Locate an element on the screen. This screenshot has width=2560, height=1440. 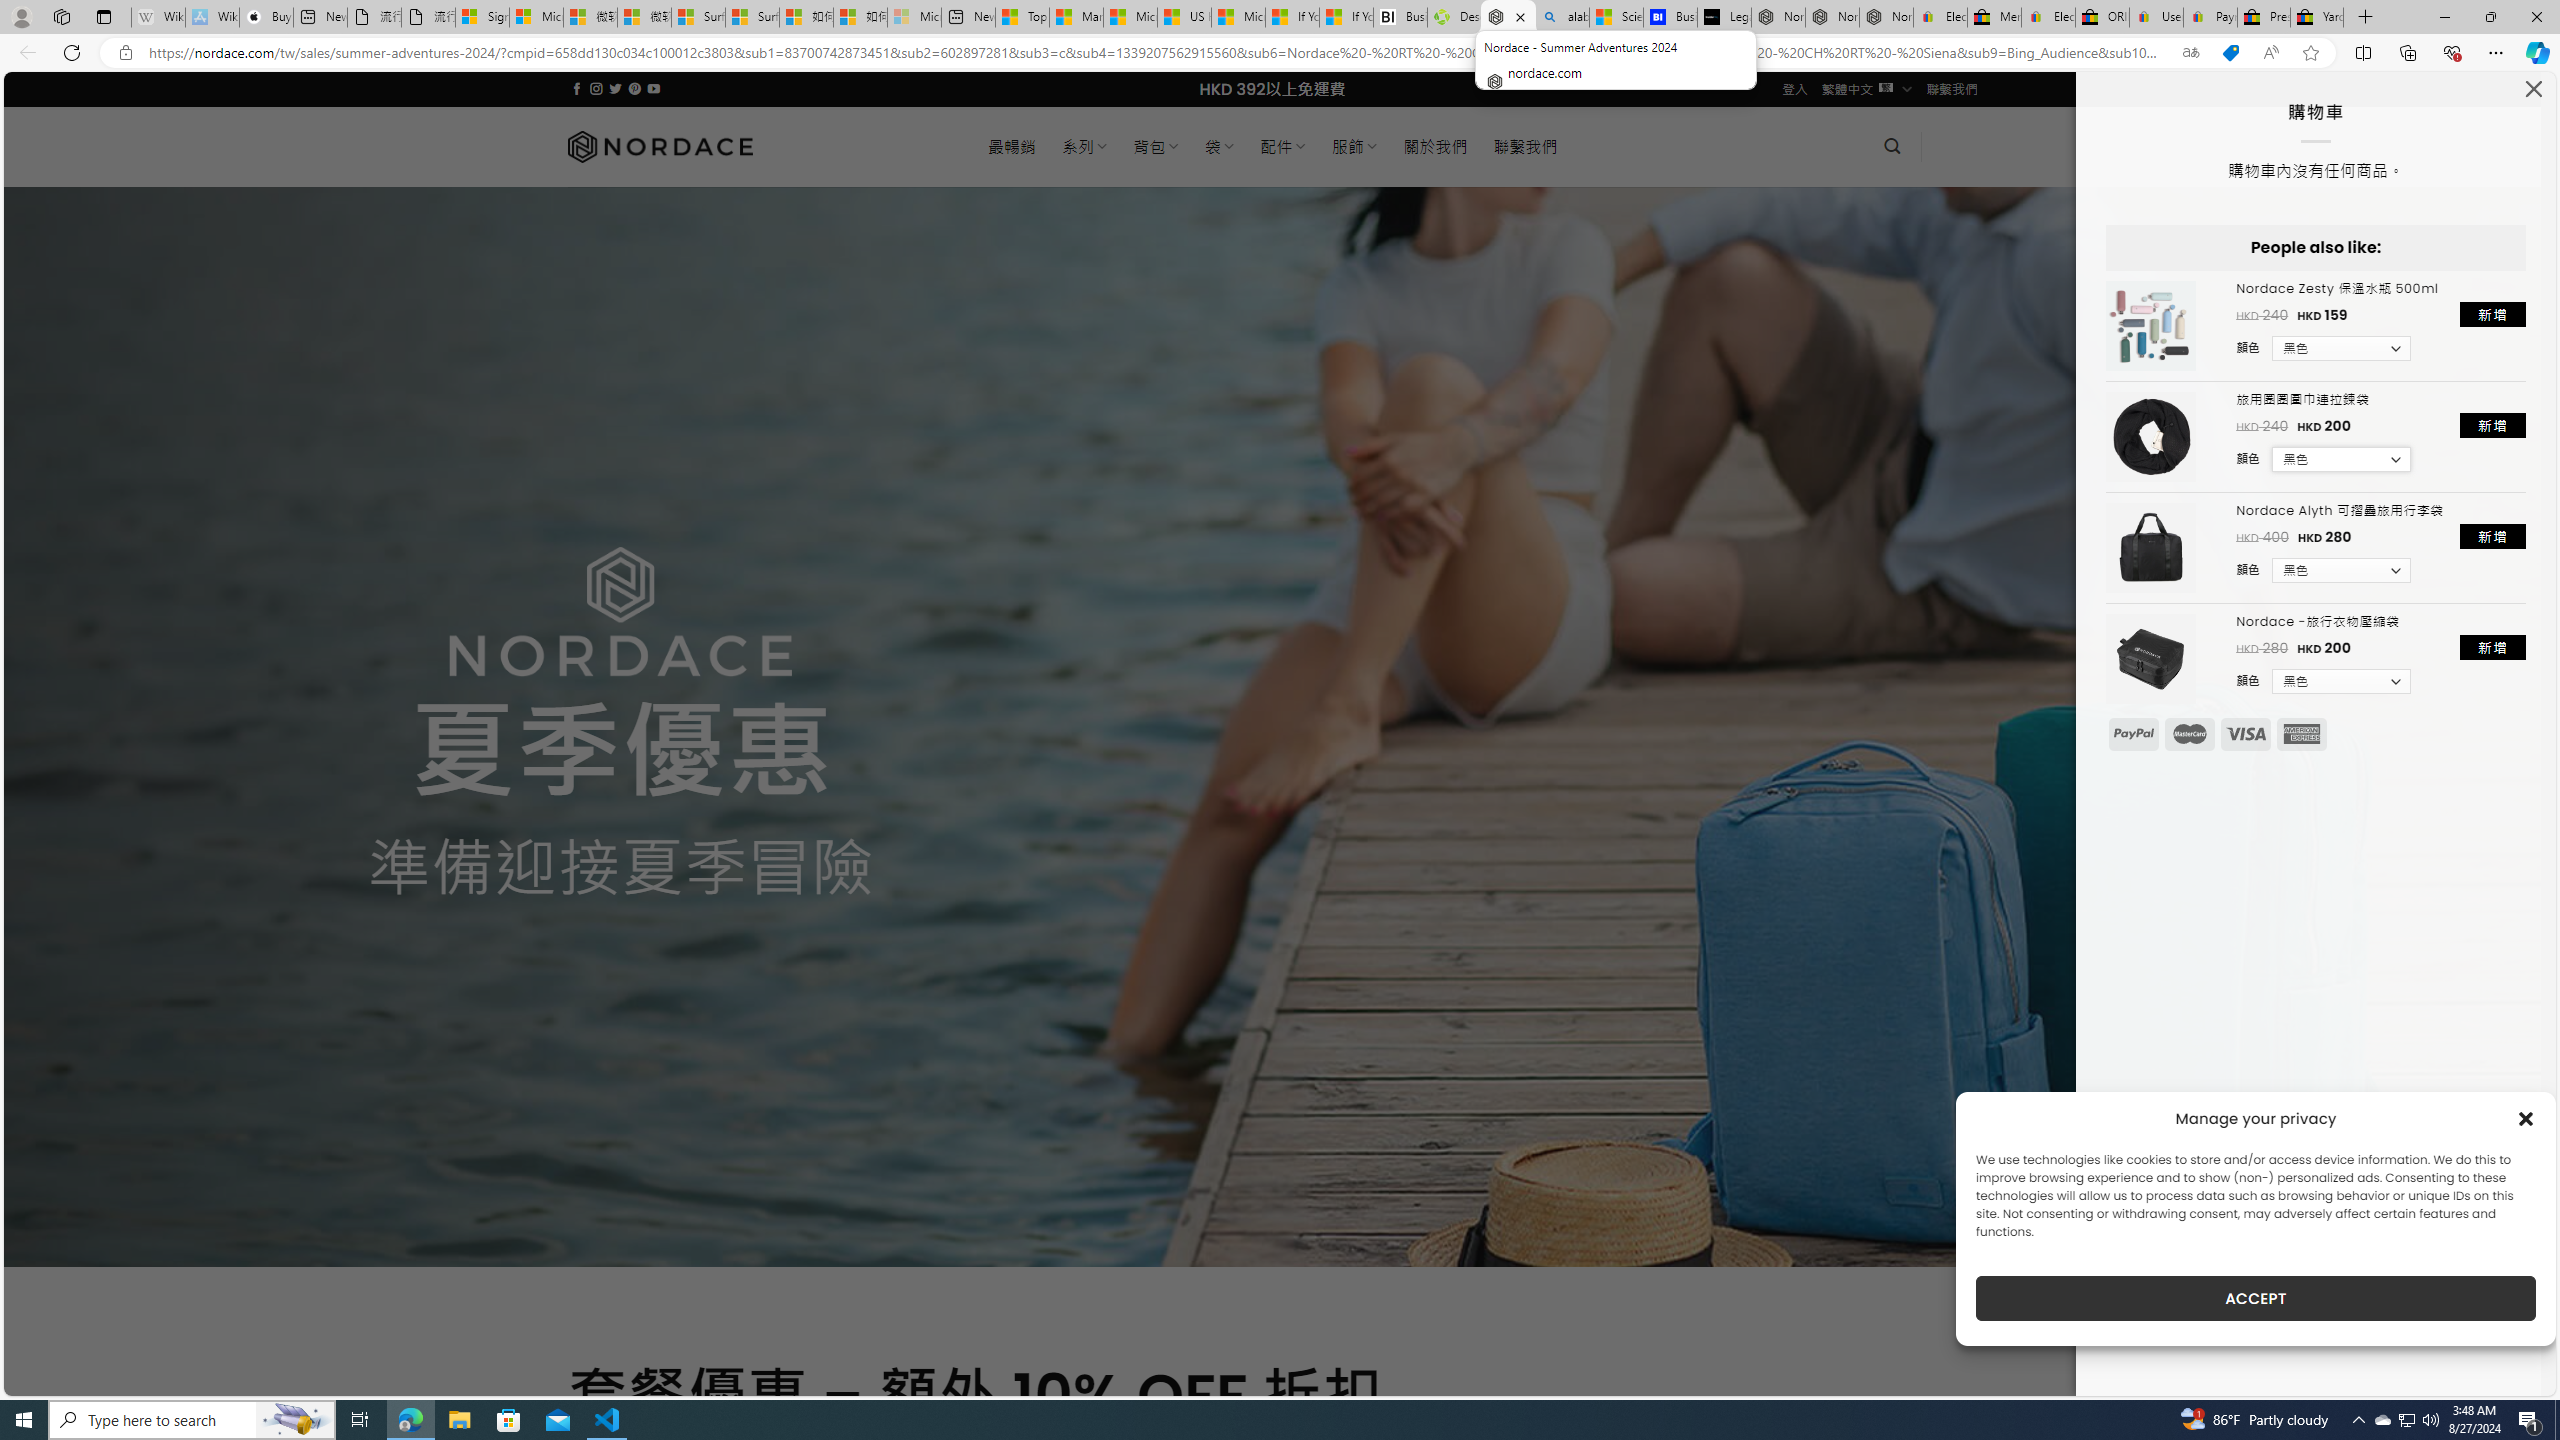
'Class: feather feather-x' is located at coordinates (2532, 88).